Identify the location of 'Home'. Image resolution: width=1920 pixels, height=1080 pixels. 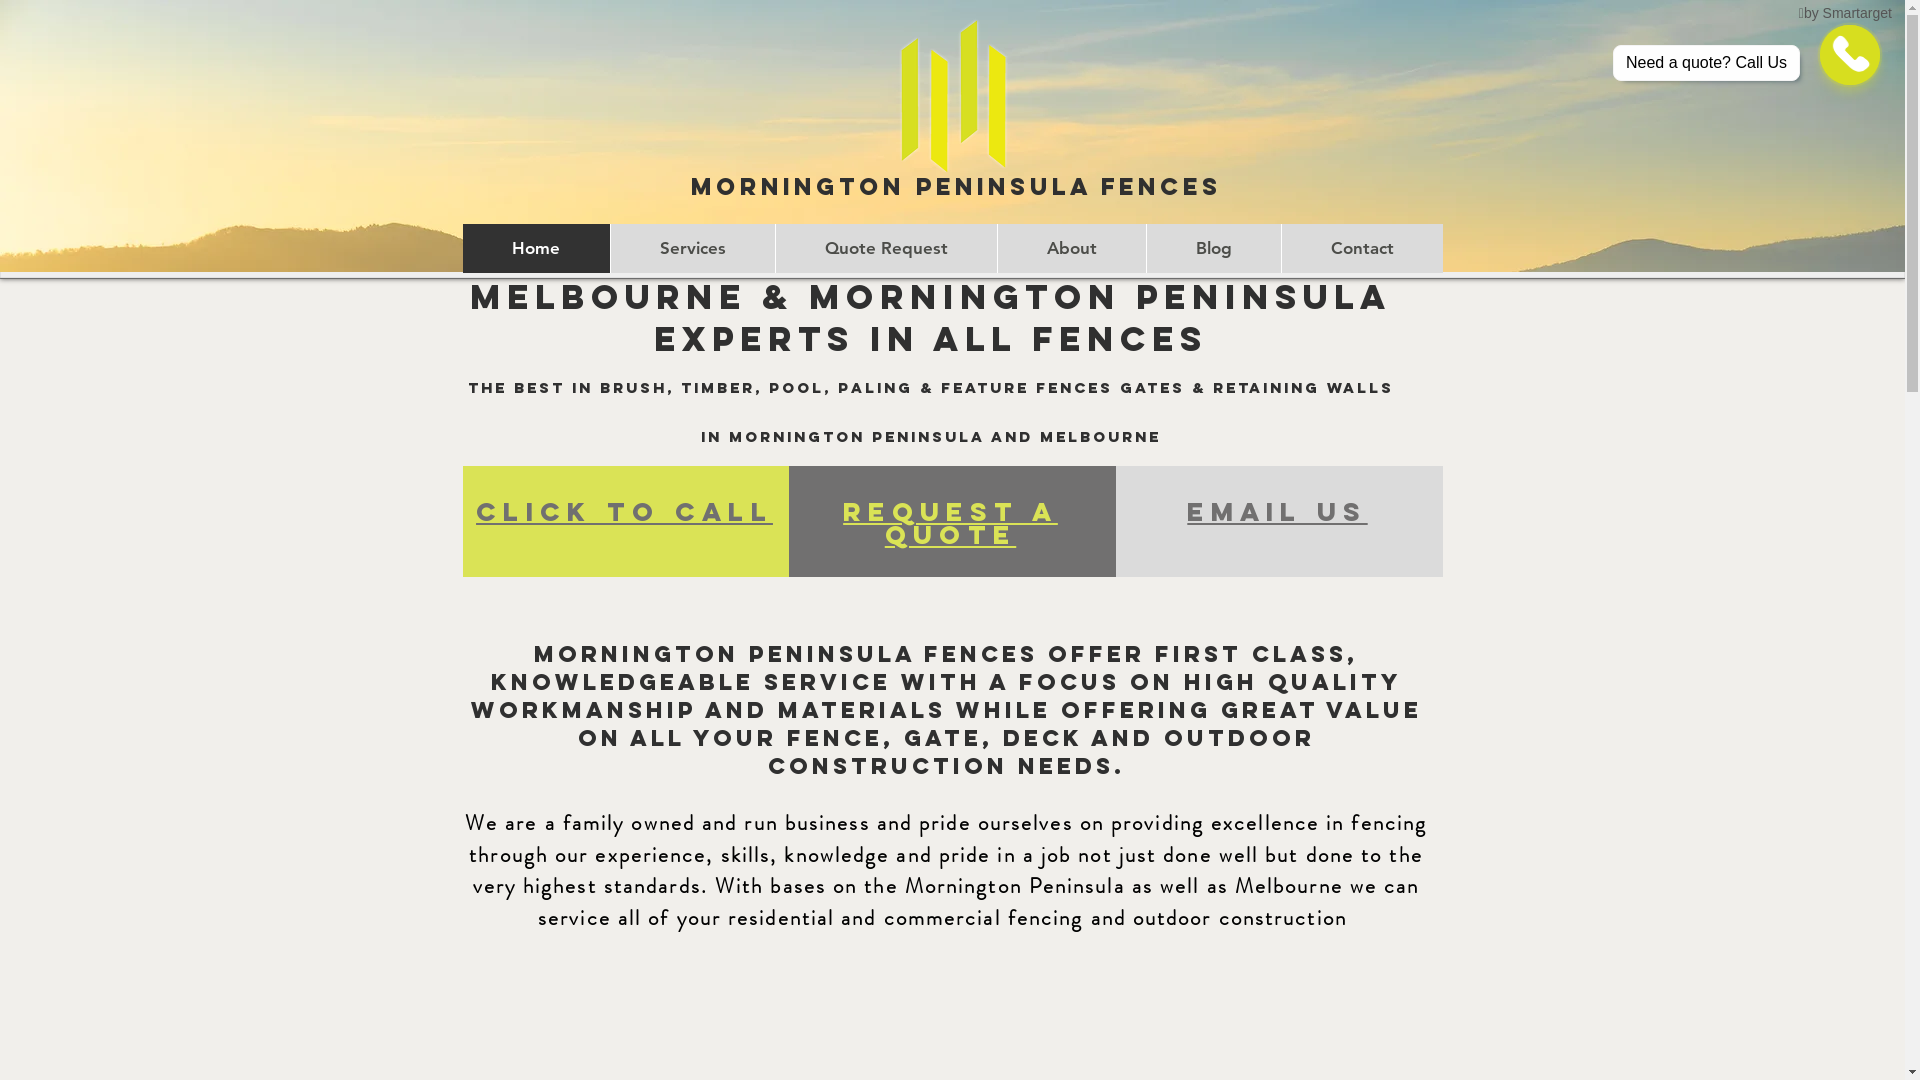
(460, 247).